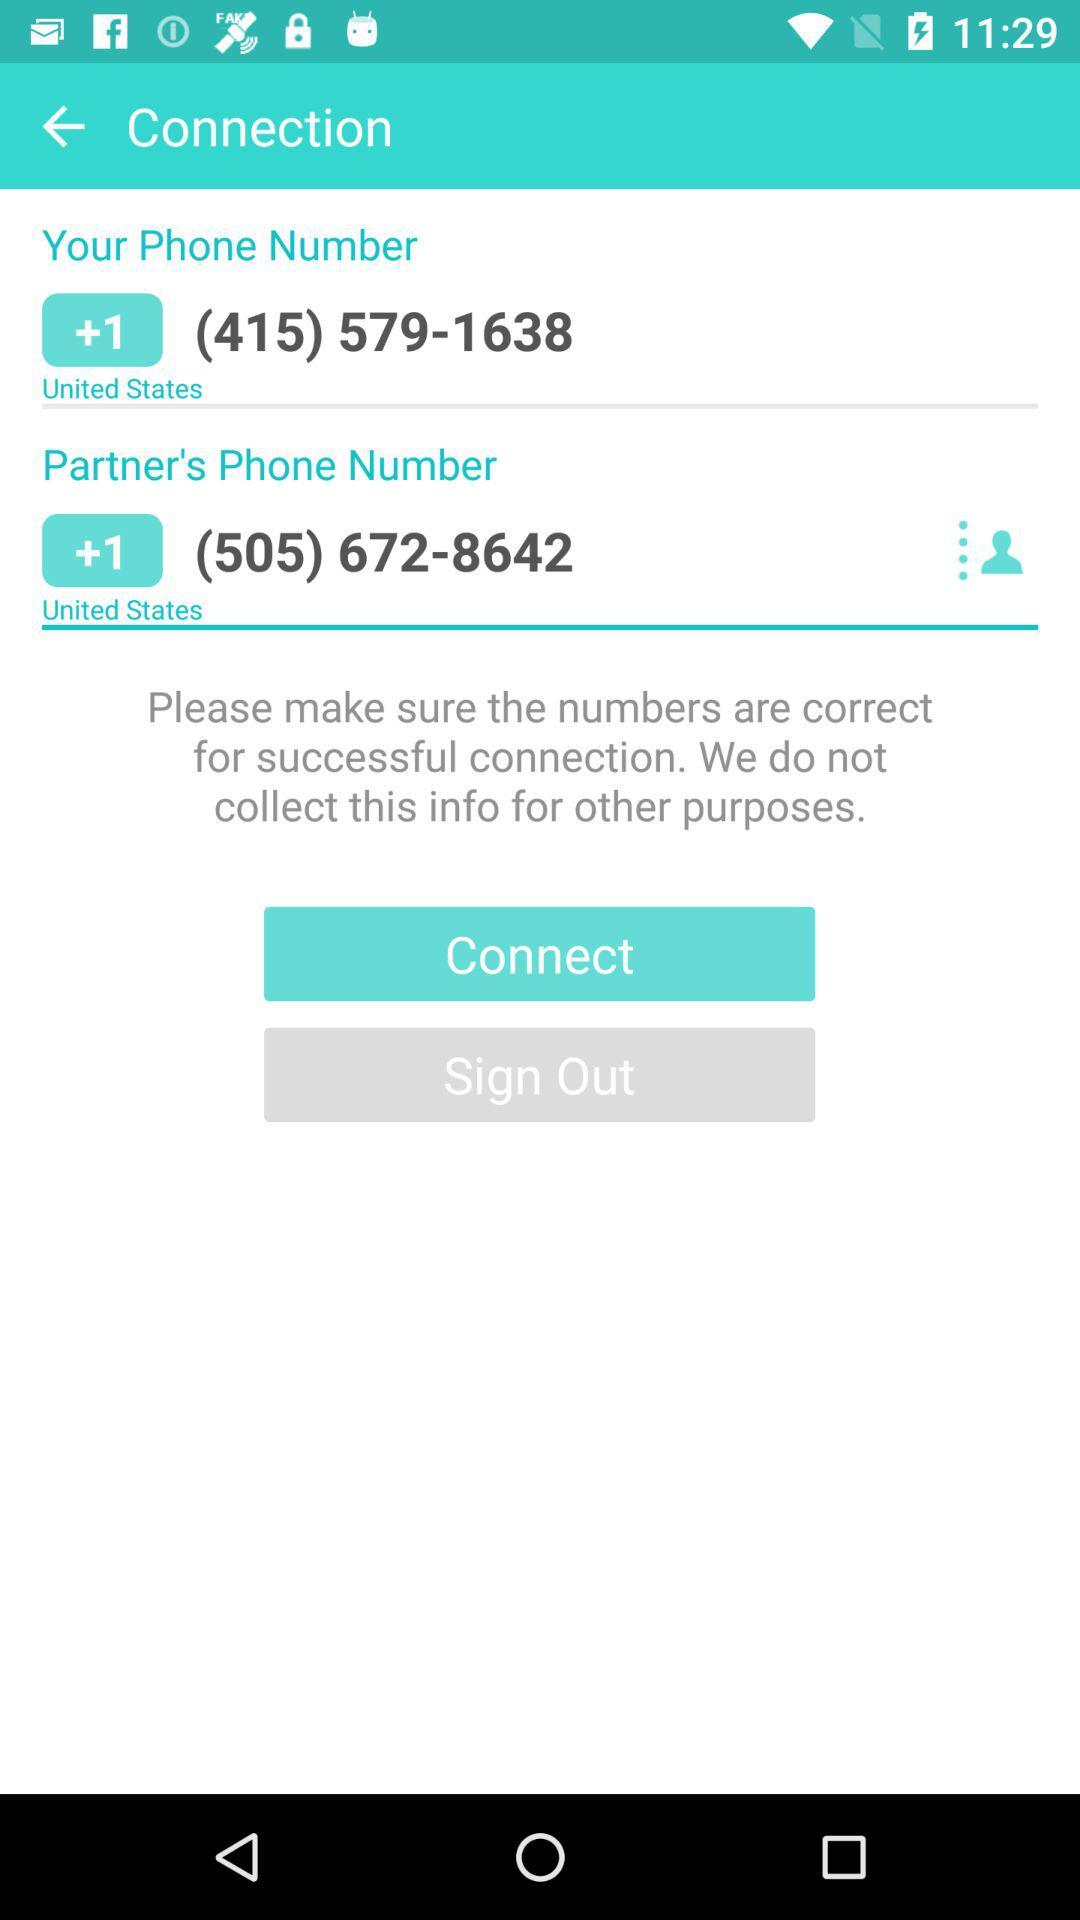 This screenshot has height=1920, width=1080. Describe the element at coordinates (538, 1073) in the screenshot. I see `item below connect` at that location.